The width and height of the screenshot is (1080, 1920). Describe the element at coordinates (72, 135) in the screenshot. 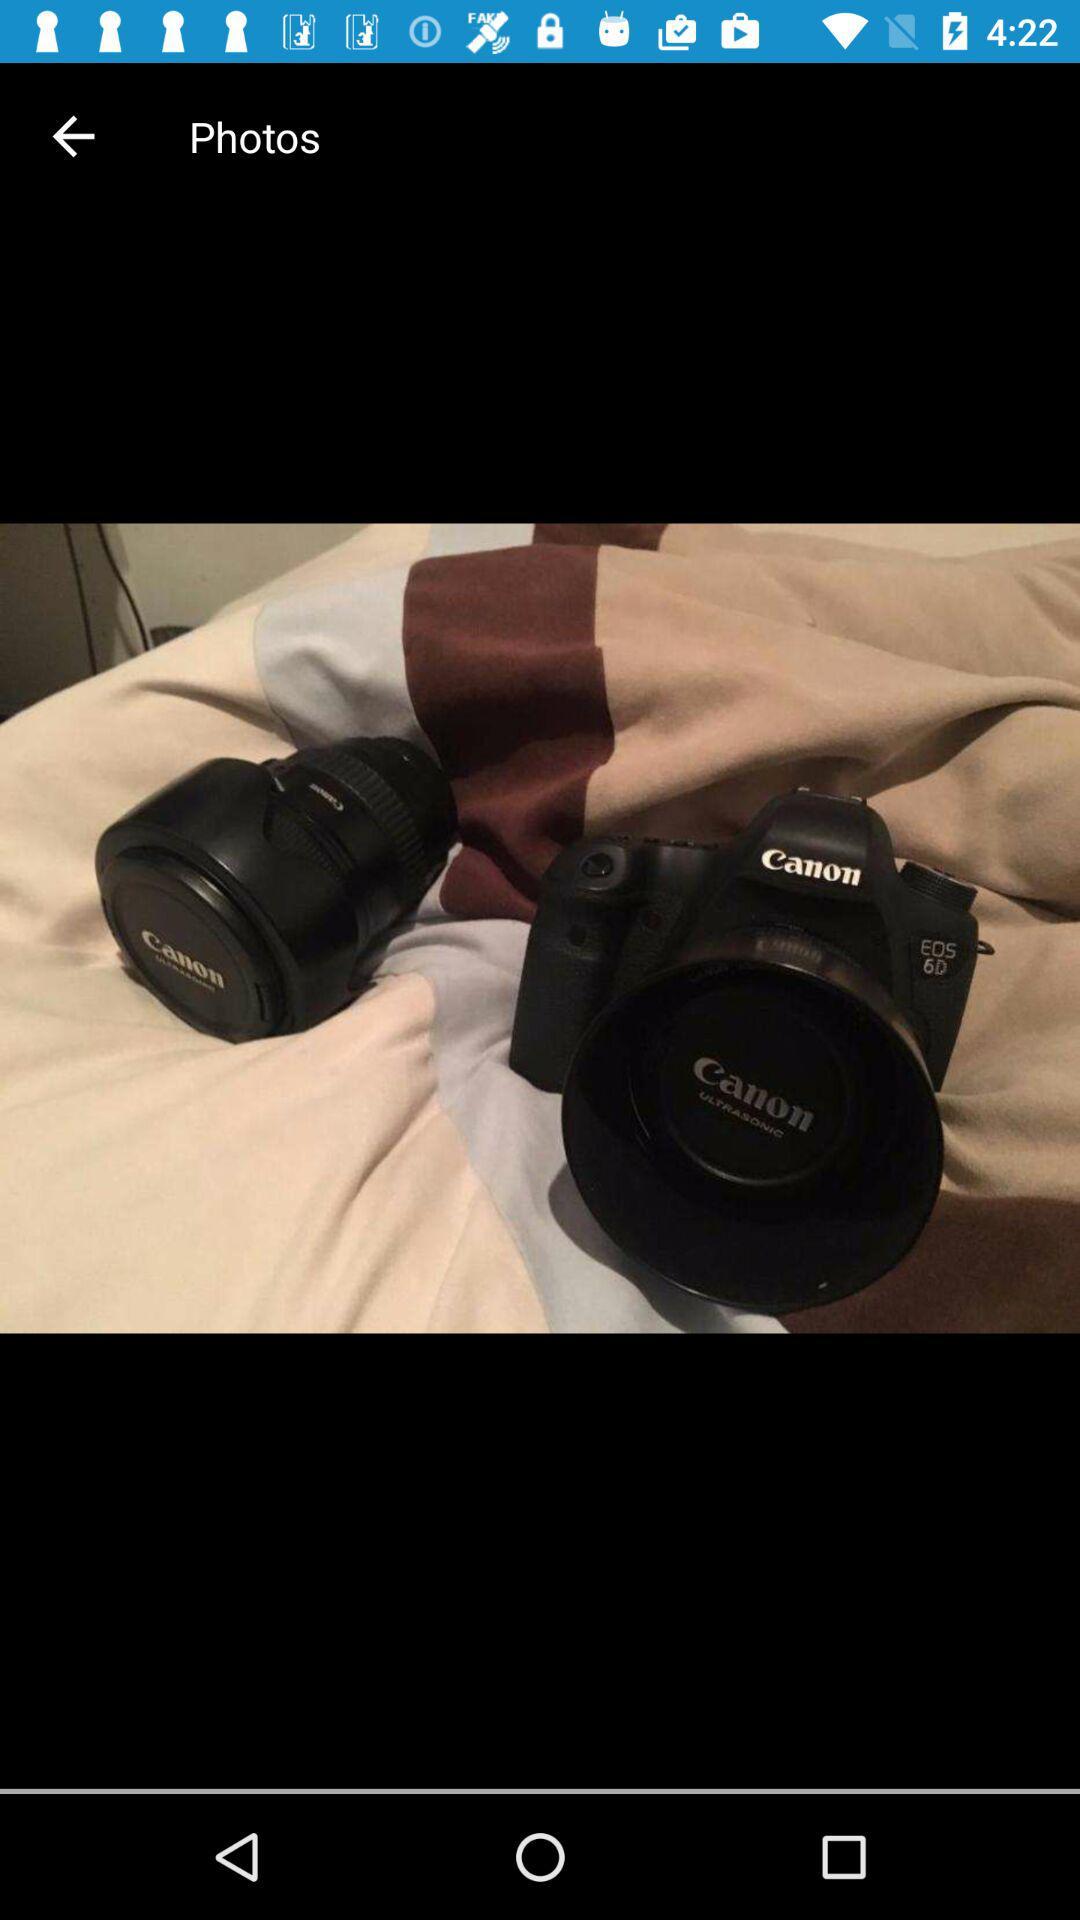

I see `app to the left of photos item` at that location.